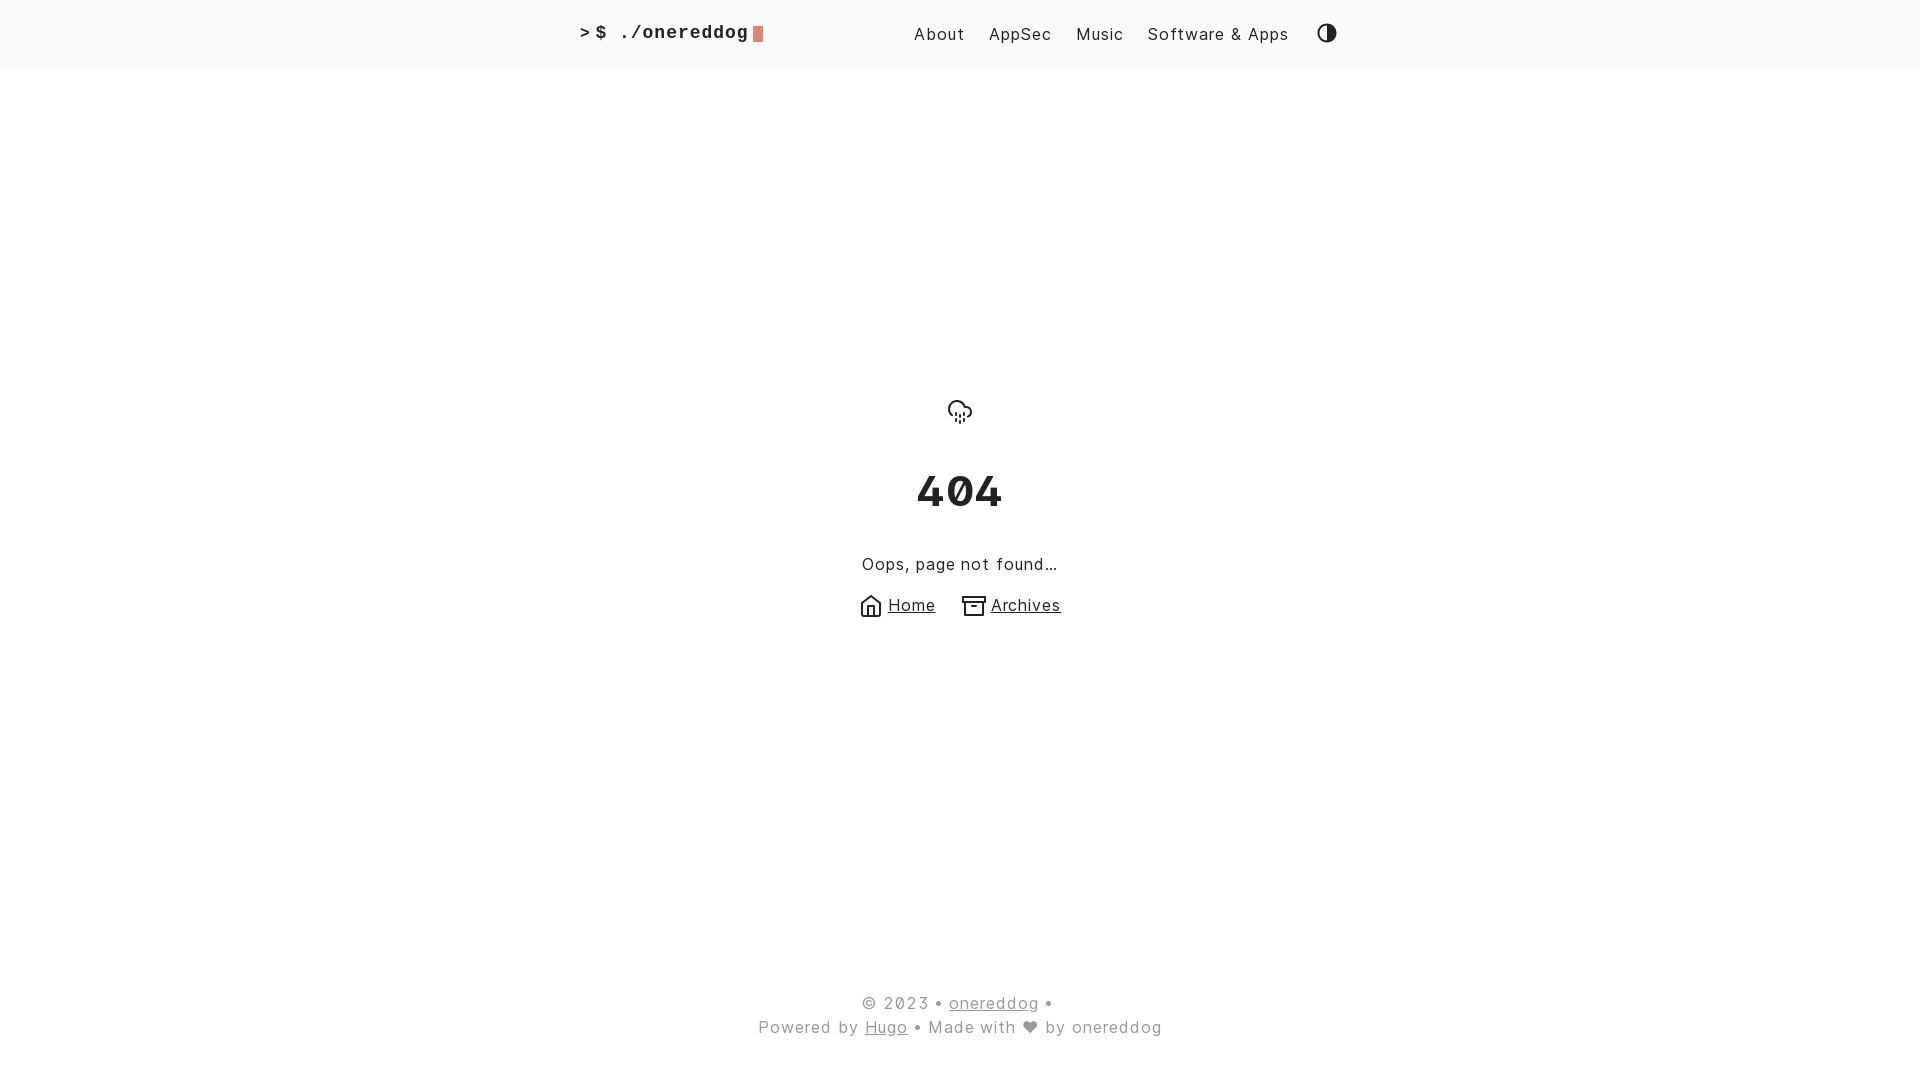  I want to click on 'Hugo', so click(885, 1026).